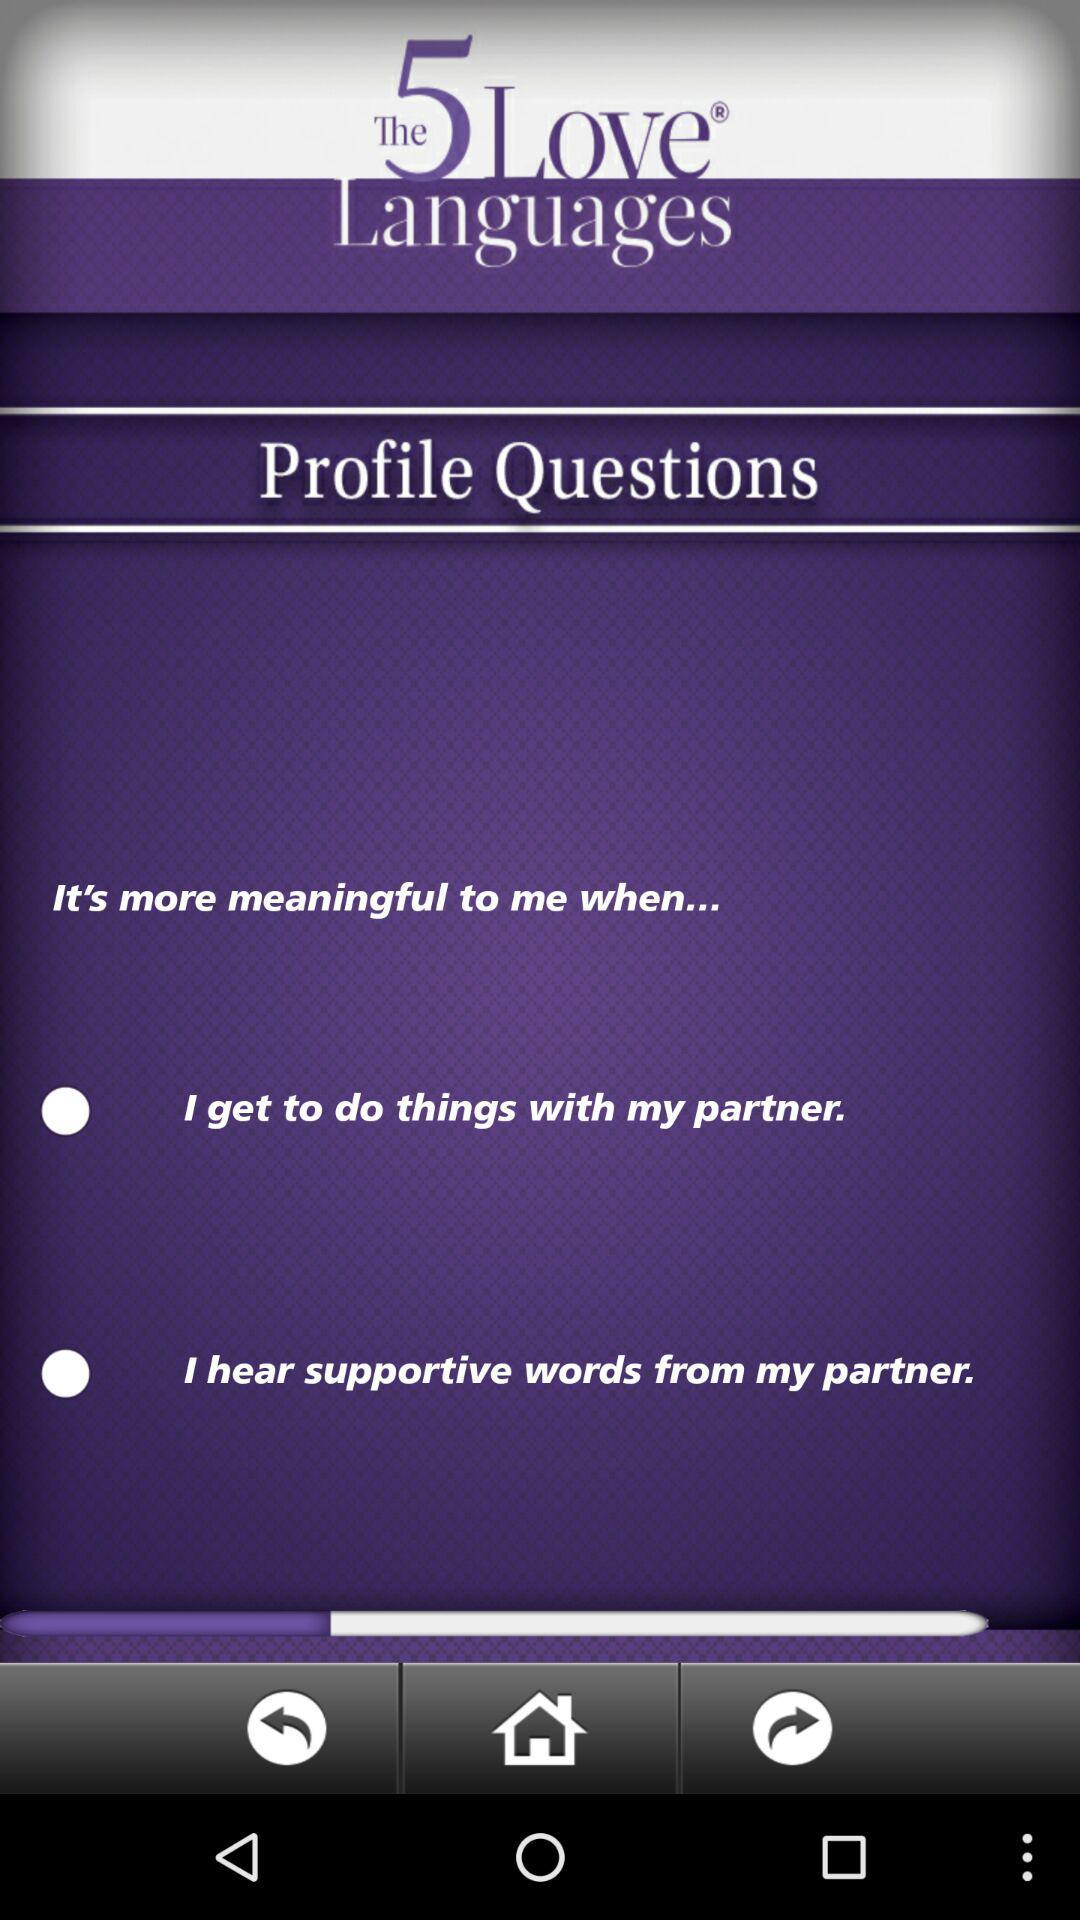  I want to click on go back, so click(199, 1727).